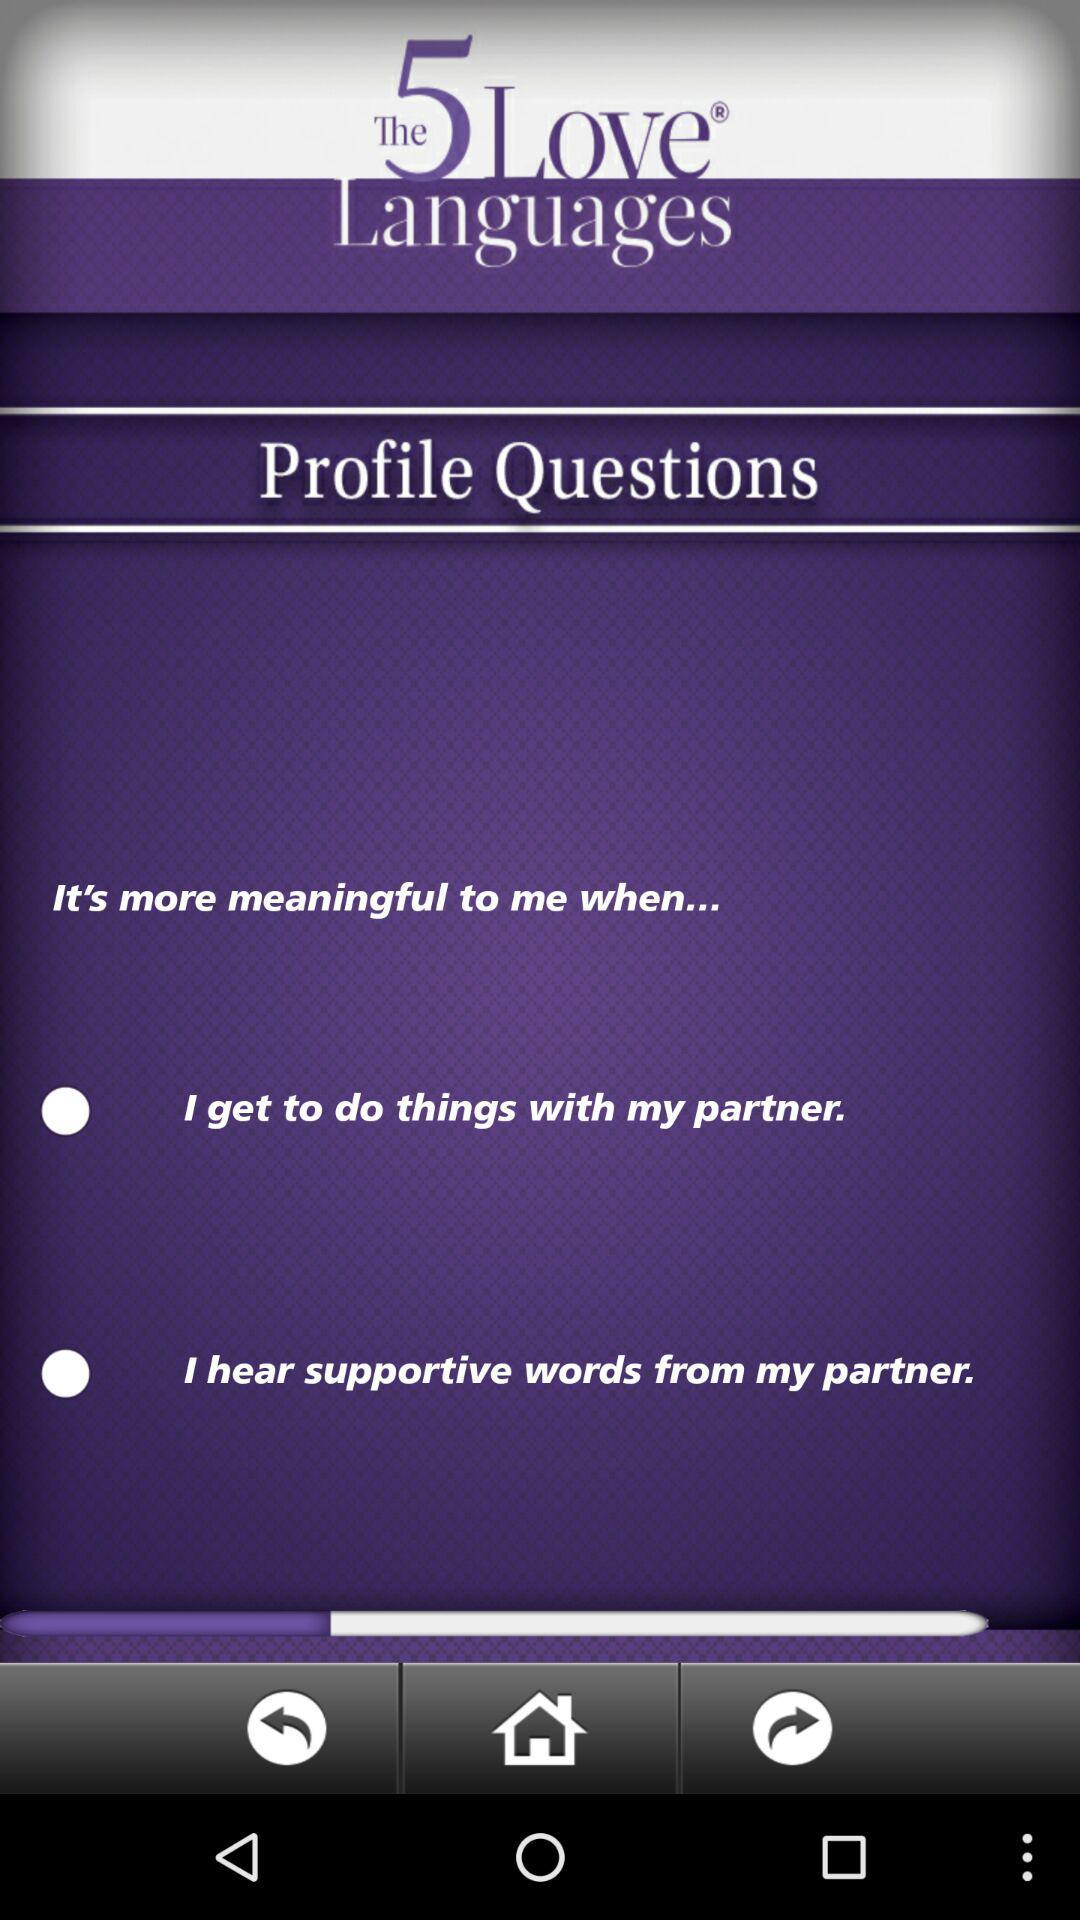  I want to click on go back, so click(199, 1727).